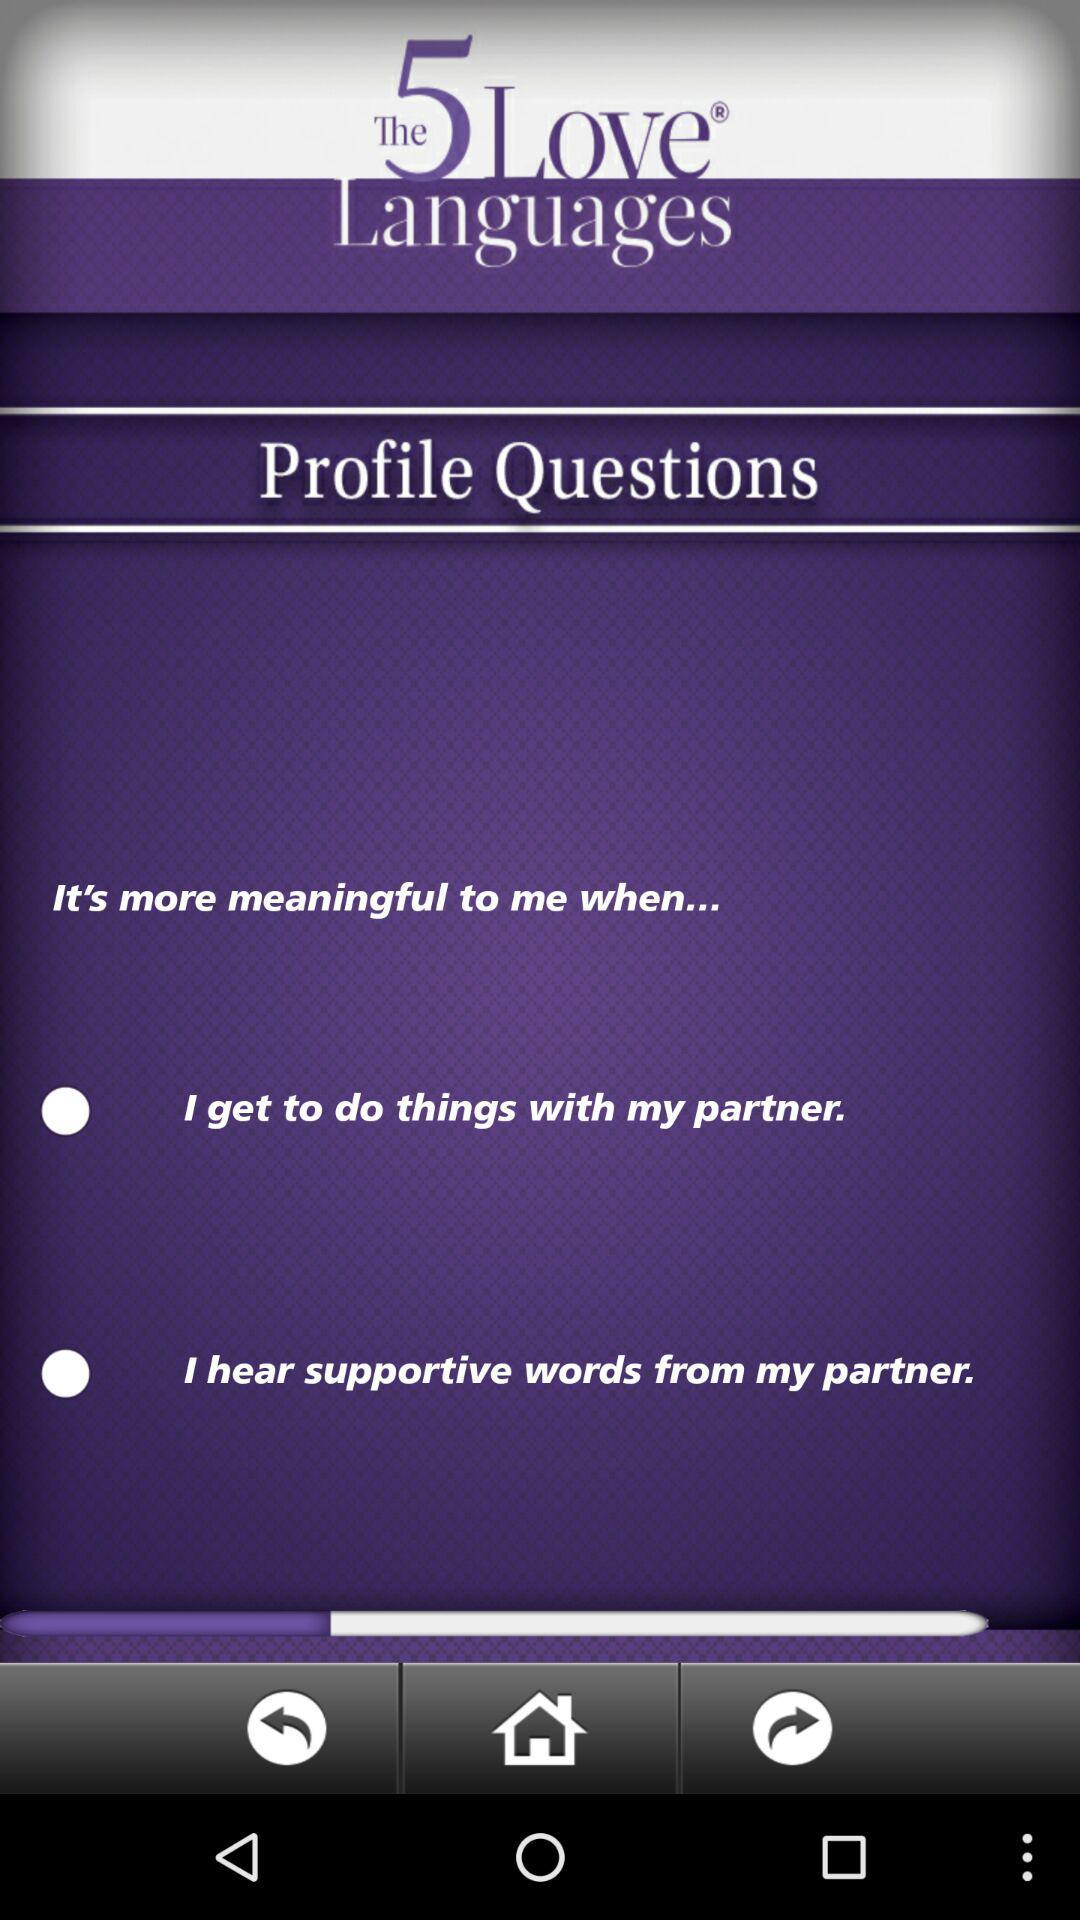  I want to click on go back, so click(199, 1727).